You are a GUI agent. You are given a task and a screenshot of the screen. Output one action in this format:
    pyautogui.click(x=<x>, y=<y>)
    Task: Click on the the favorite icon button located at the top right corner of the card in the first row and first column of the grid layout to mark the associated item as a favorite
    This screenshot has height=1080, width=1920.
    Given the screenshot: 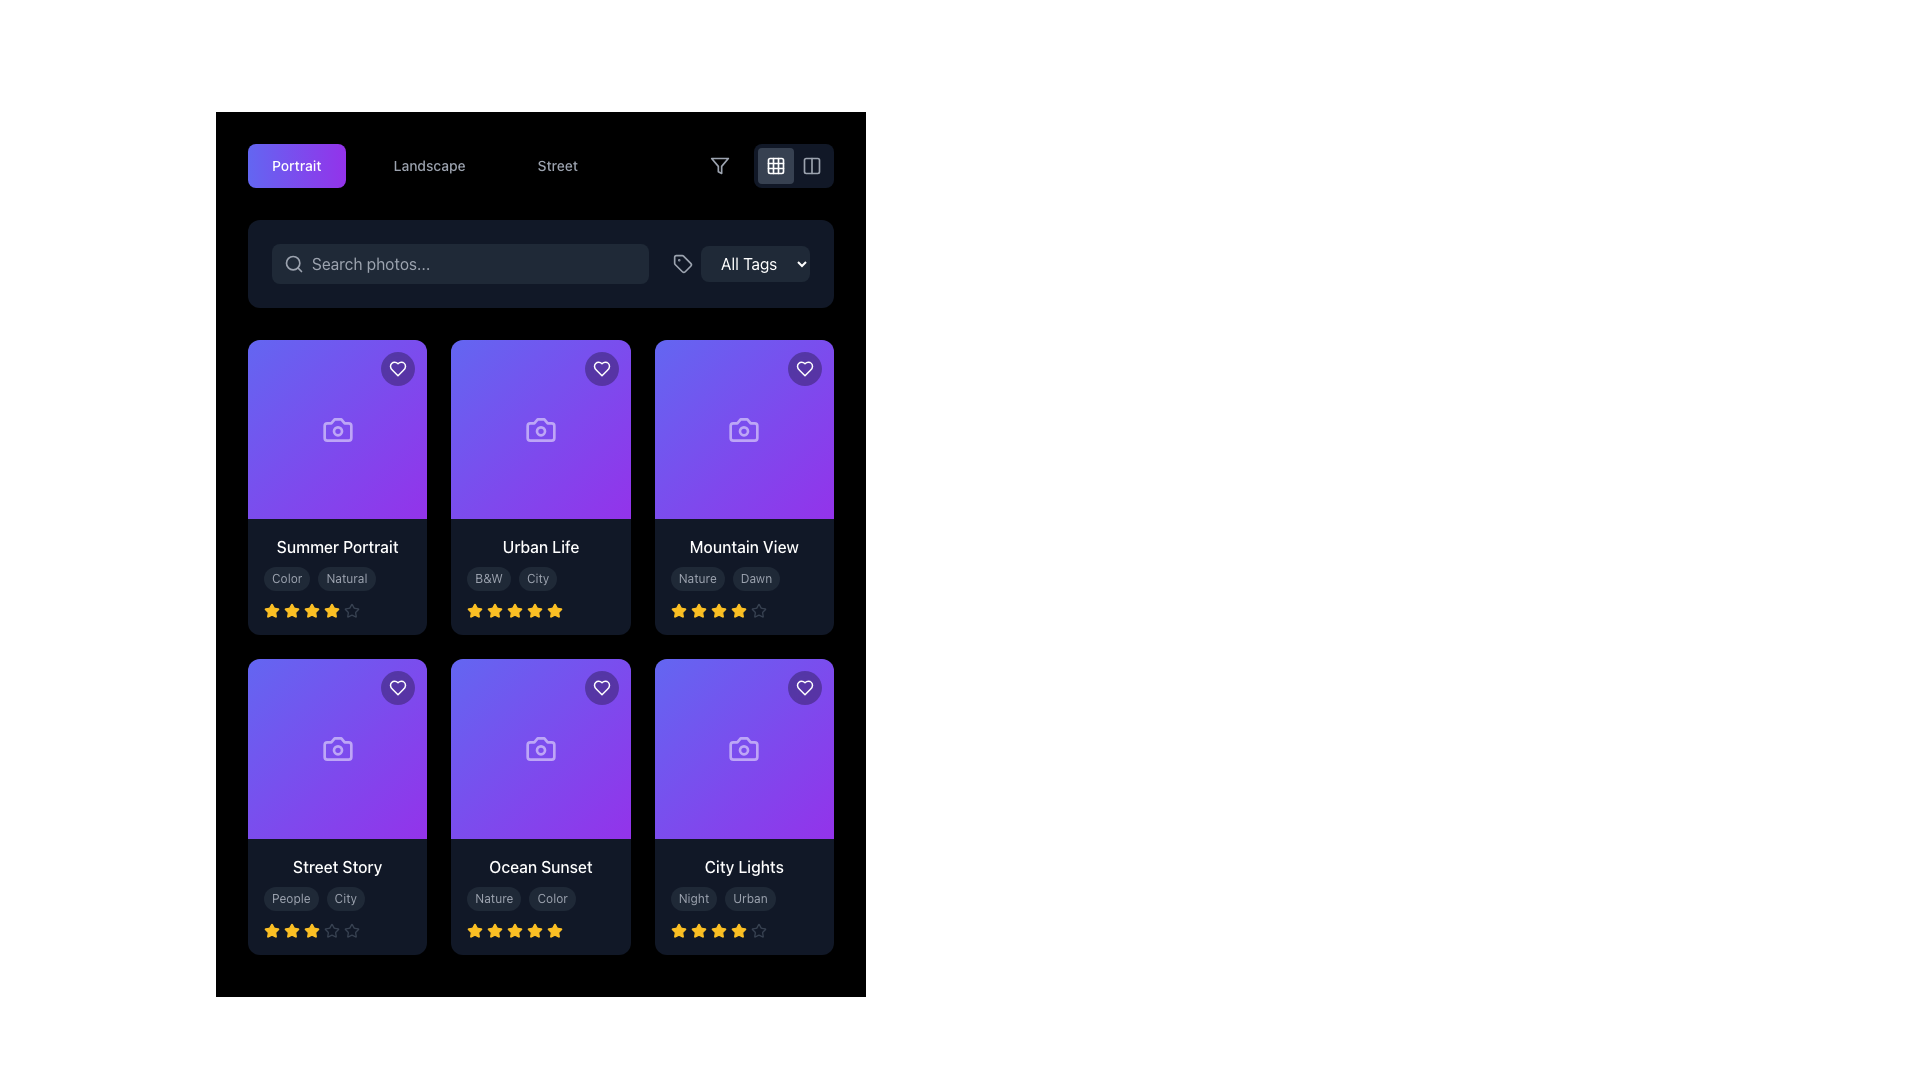 What is the action you would take?
    pyautogui.click(x=398, y=369)
    